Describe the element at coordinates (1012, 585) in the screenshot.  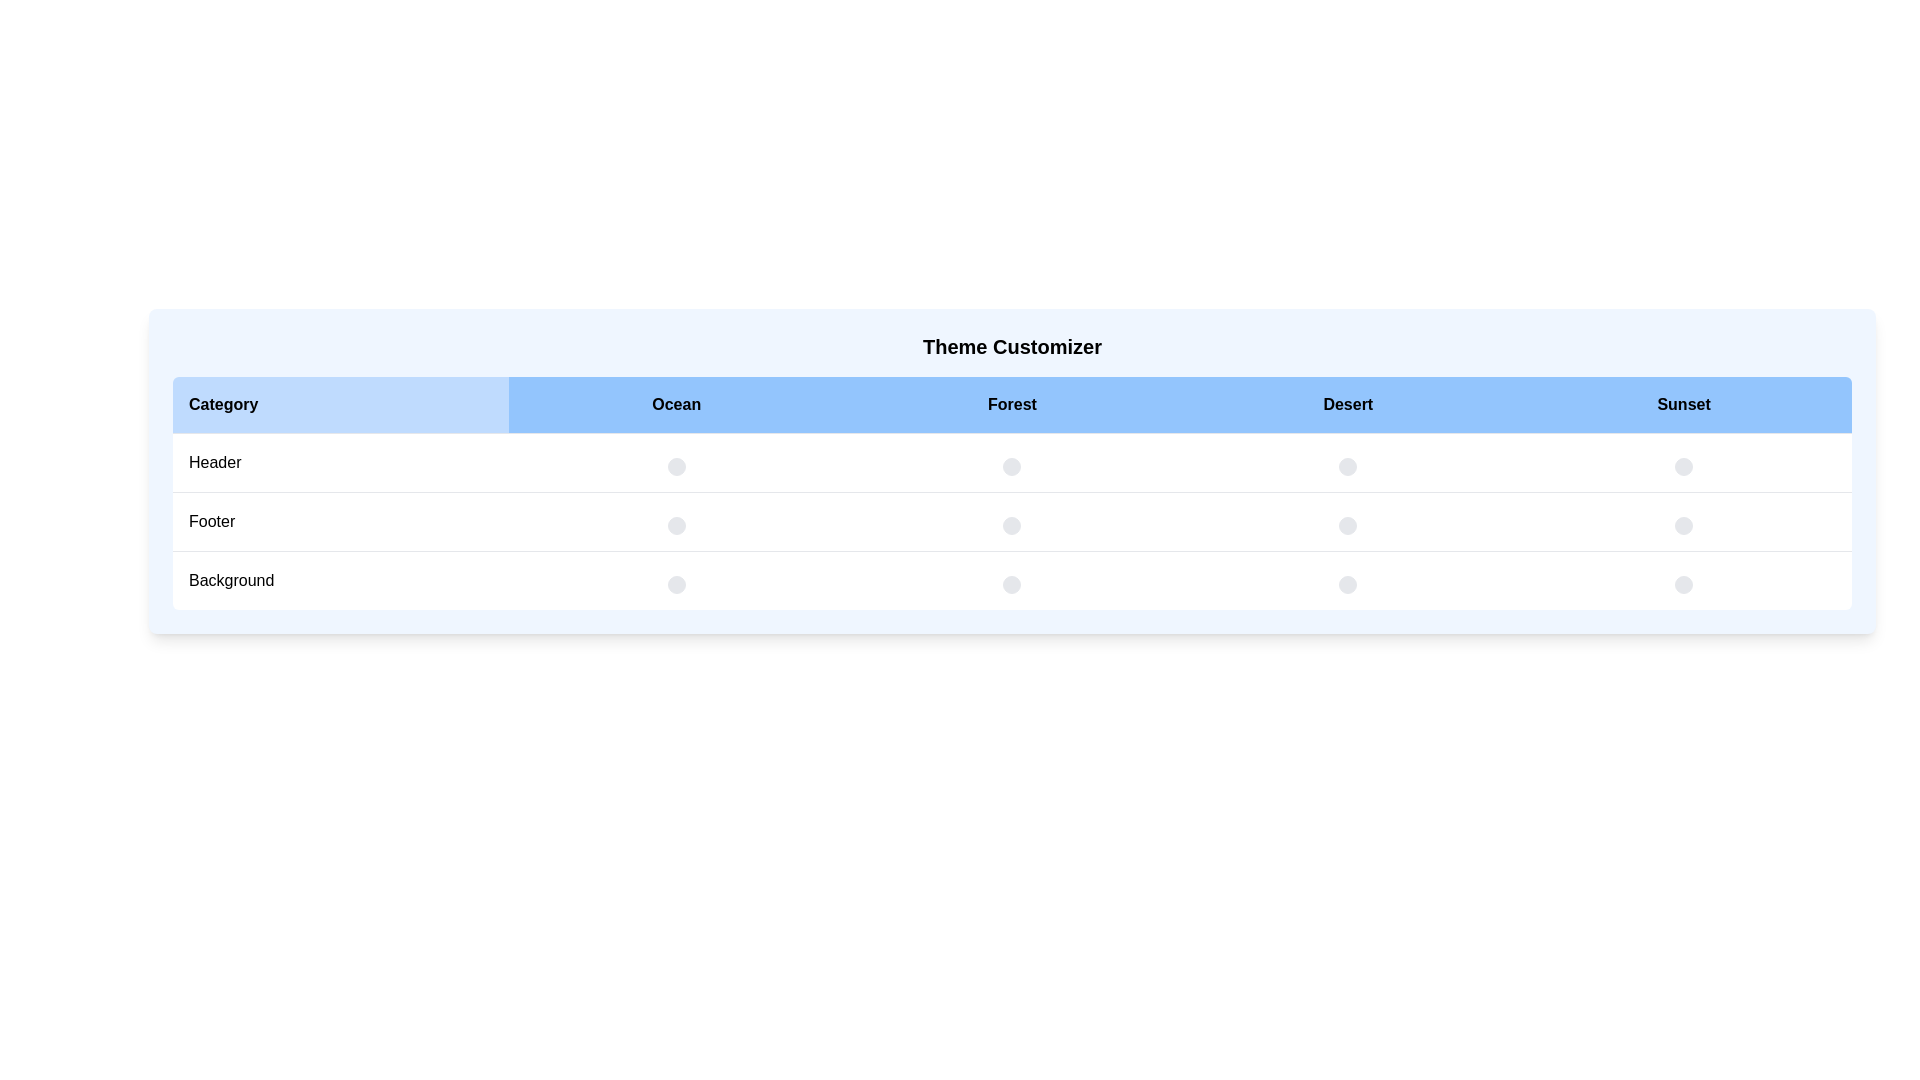
I see `the radio button located in the 'Background' row and 'Desert' column of the 'Theme Customizer' section` at that location.